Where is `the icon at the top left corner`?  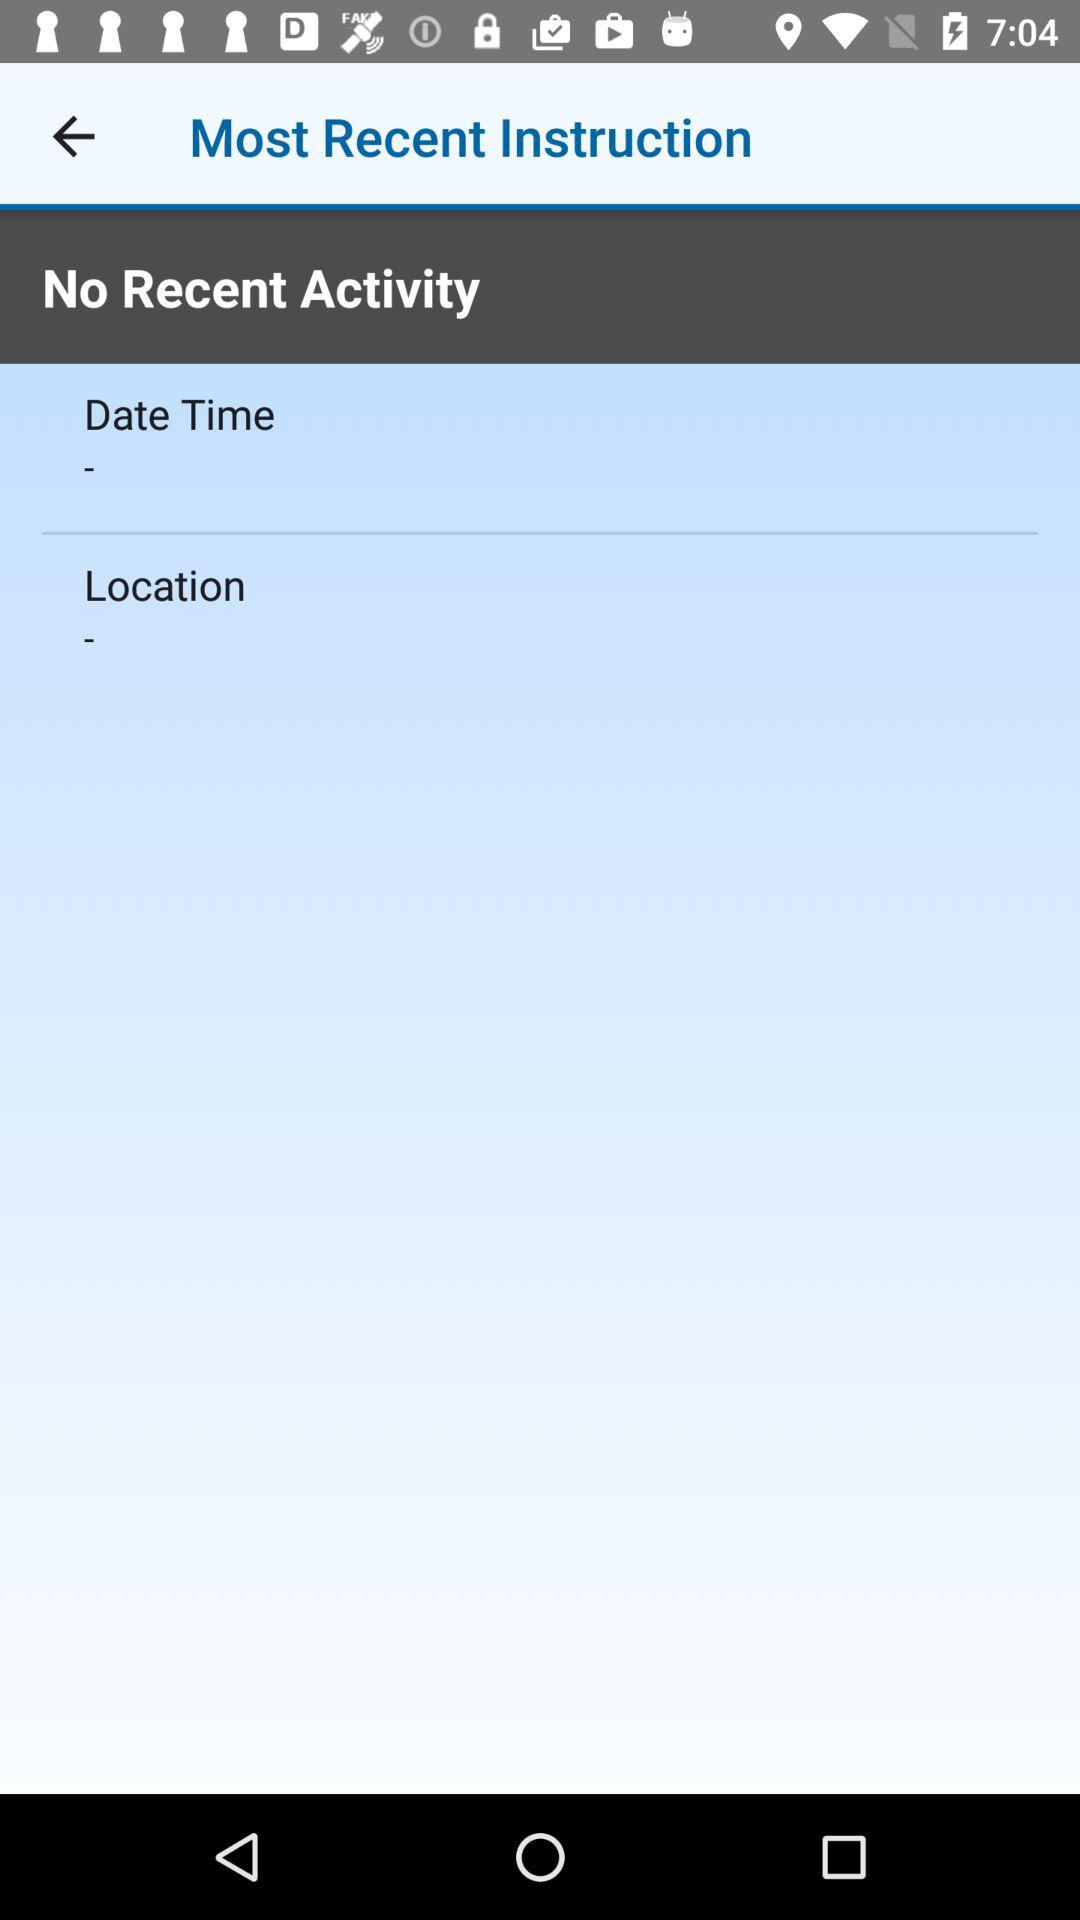 the icon at the top left corner is located at coordinates (72, 135).